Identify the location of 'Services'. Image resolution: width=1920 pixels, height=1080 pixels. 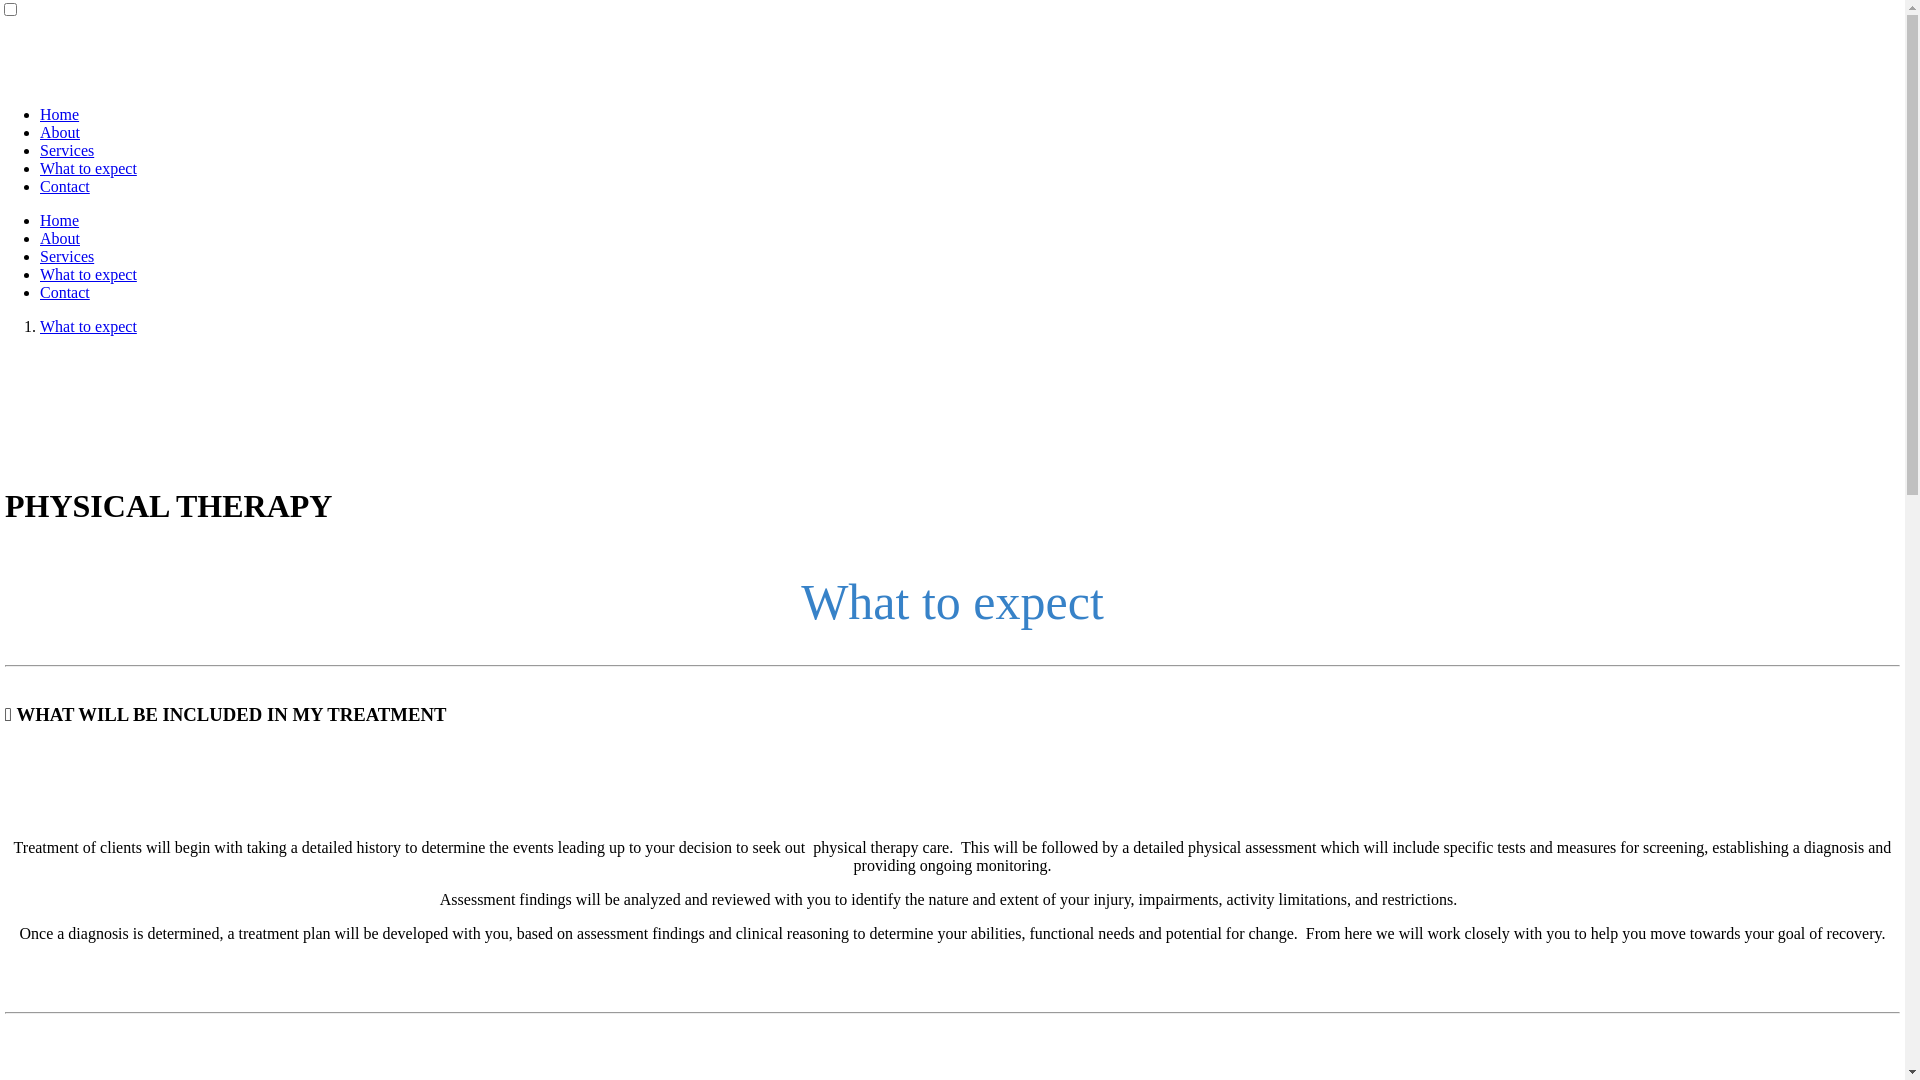
(39, 255).